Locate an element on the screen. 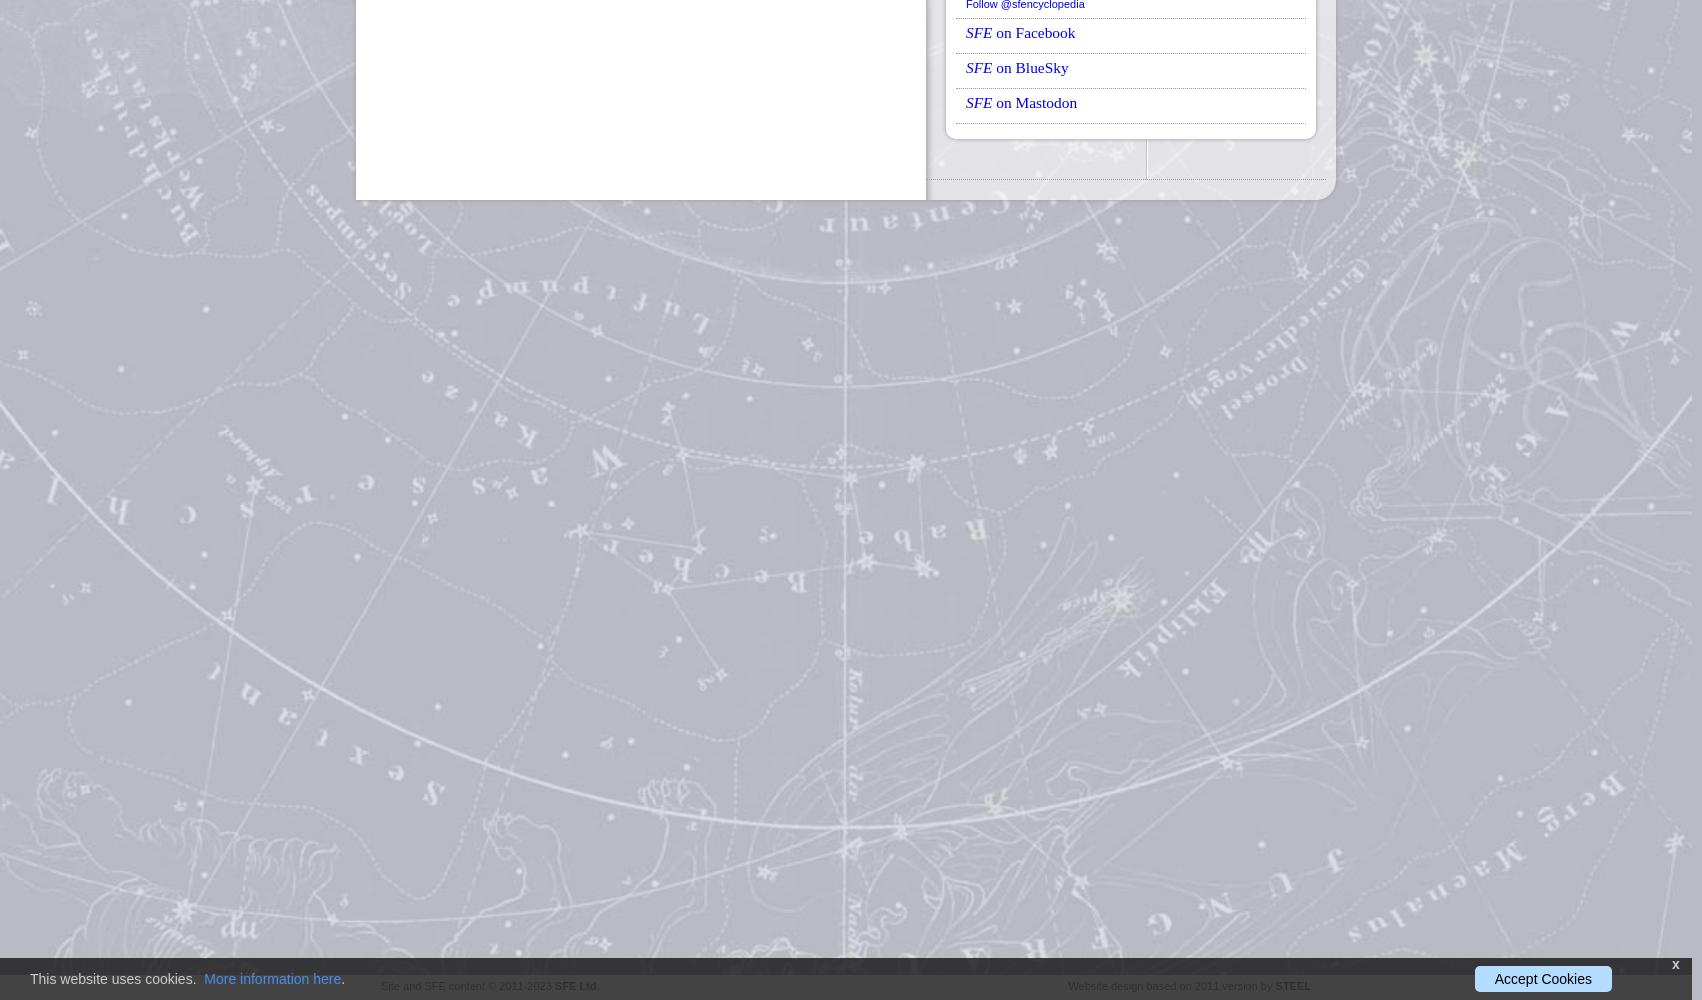 The height and width of the screenshot is (1000, 1702). 'on Facebook' is located at coordinates (1032, 31).